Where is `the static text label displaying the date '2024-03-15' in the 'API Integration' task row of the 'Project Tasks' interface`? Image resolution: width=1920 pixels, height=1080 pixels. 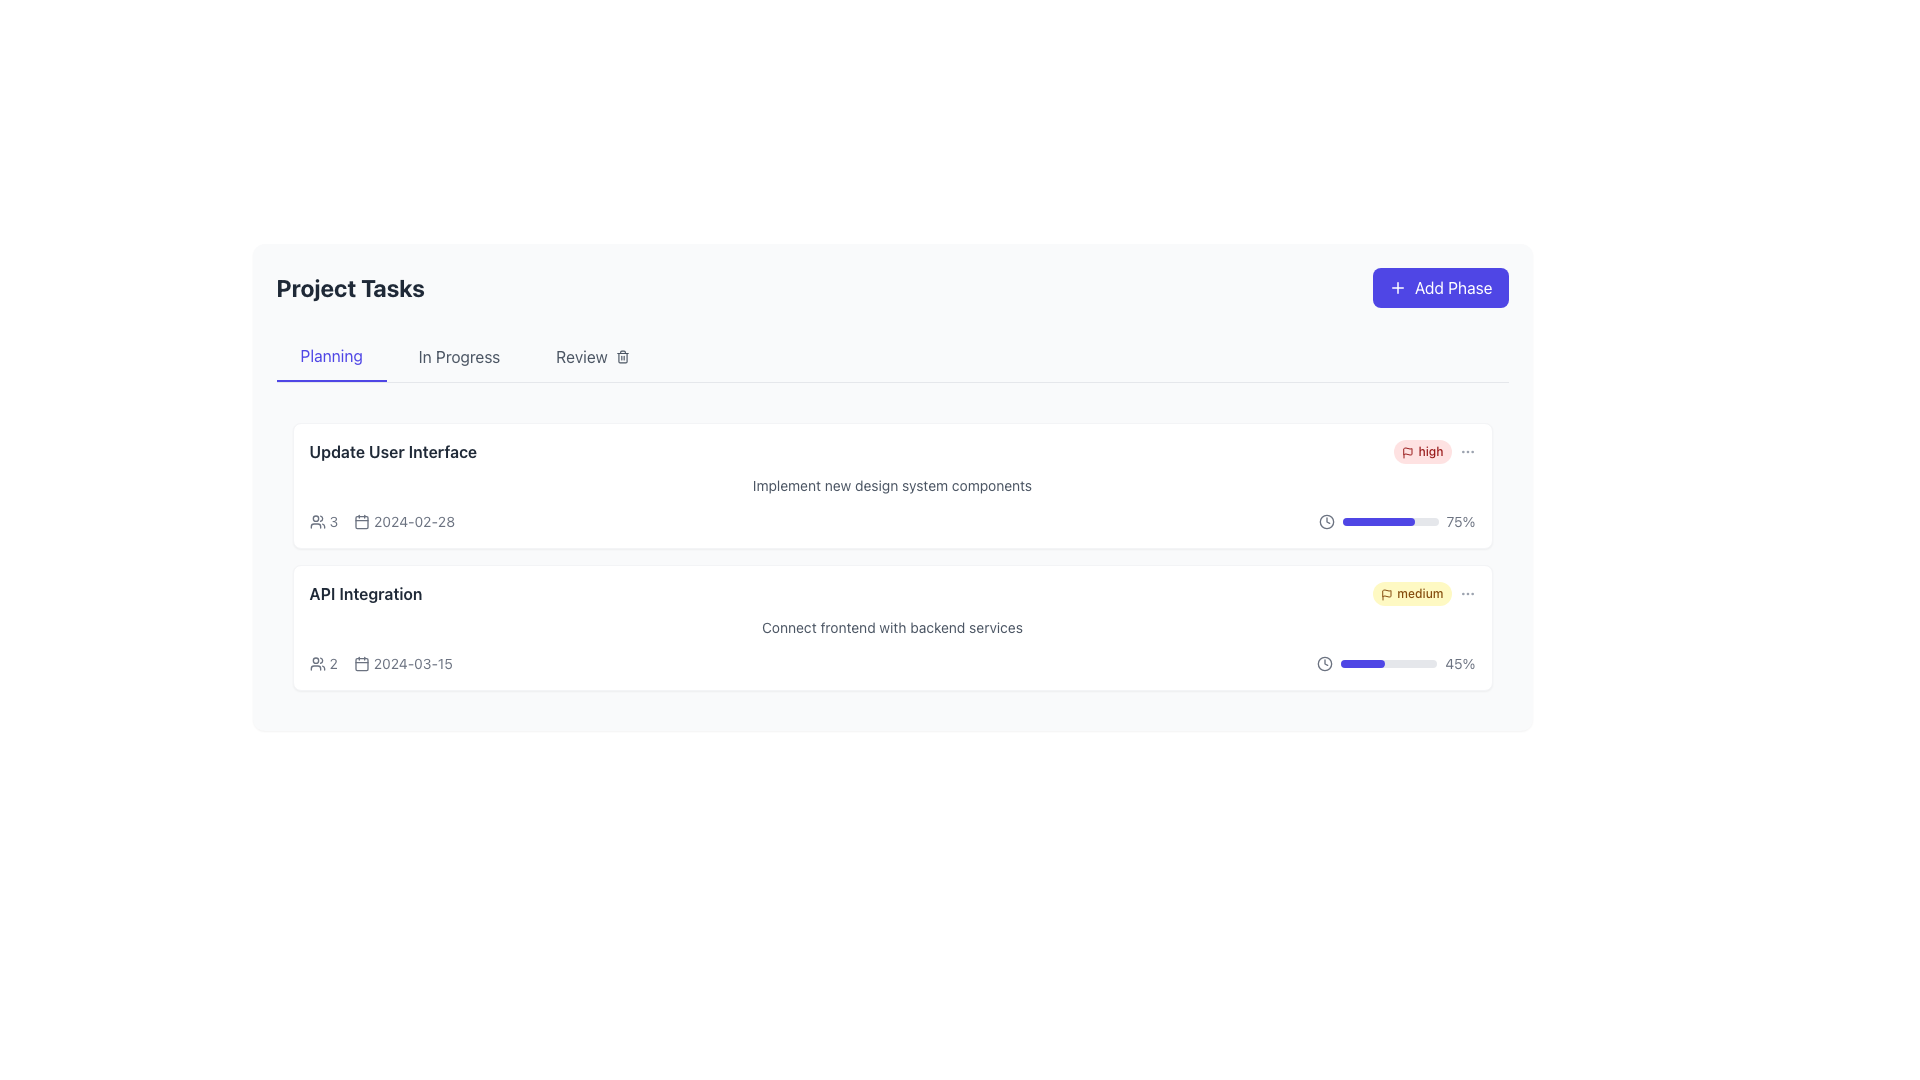
the static text label displaying the date '2024-03-15' in the 'API Integration' task row of the 'Project Tasks' interface is located at coordinates (412, 663).